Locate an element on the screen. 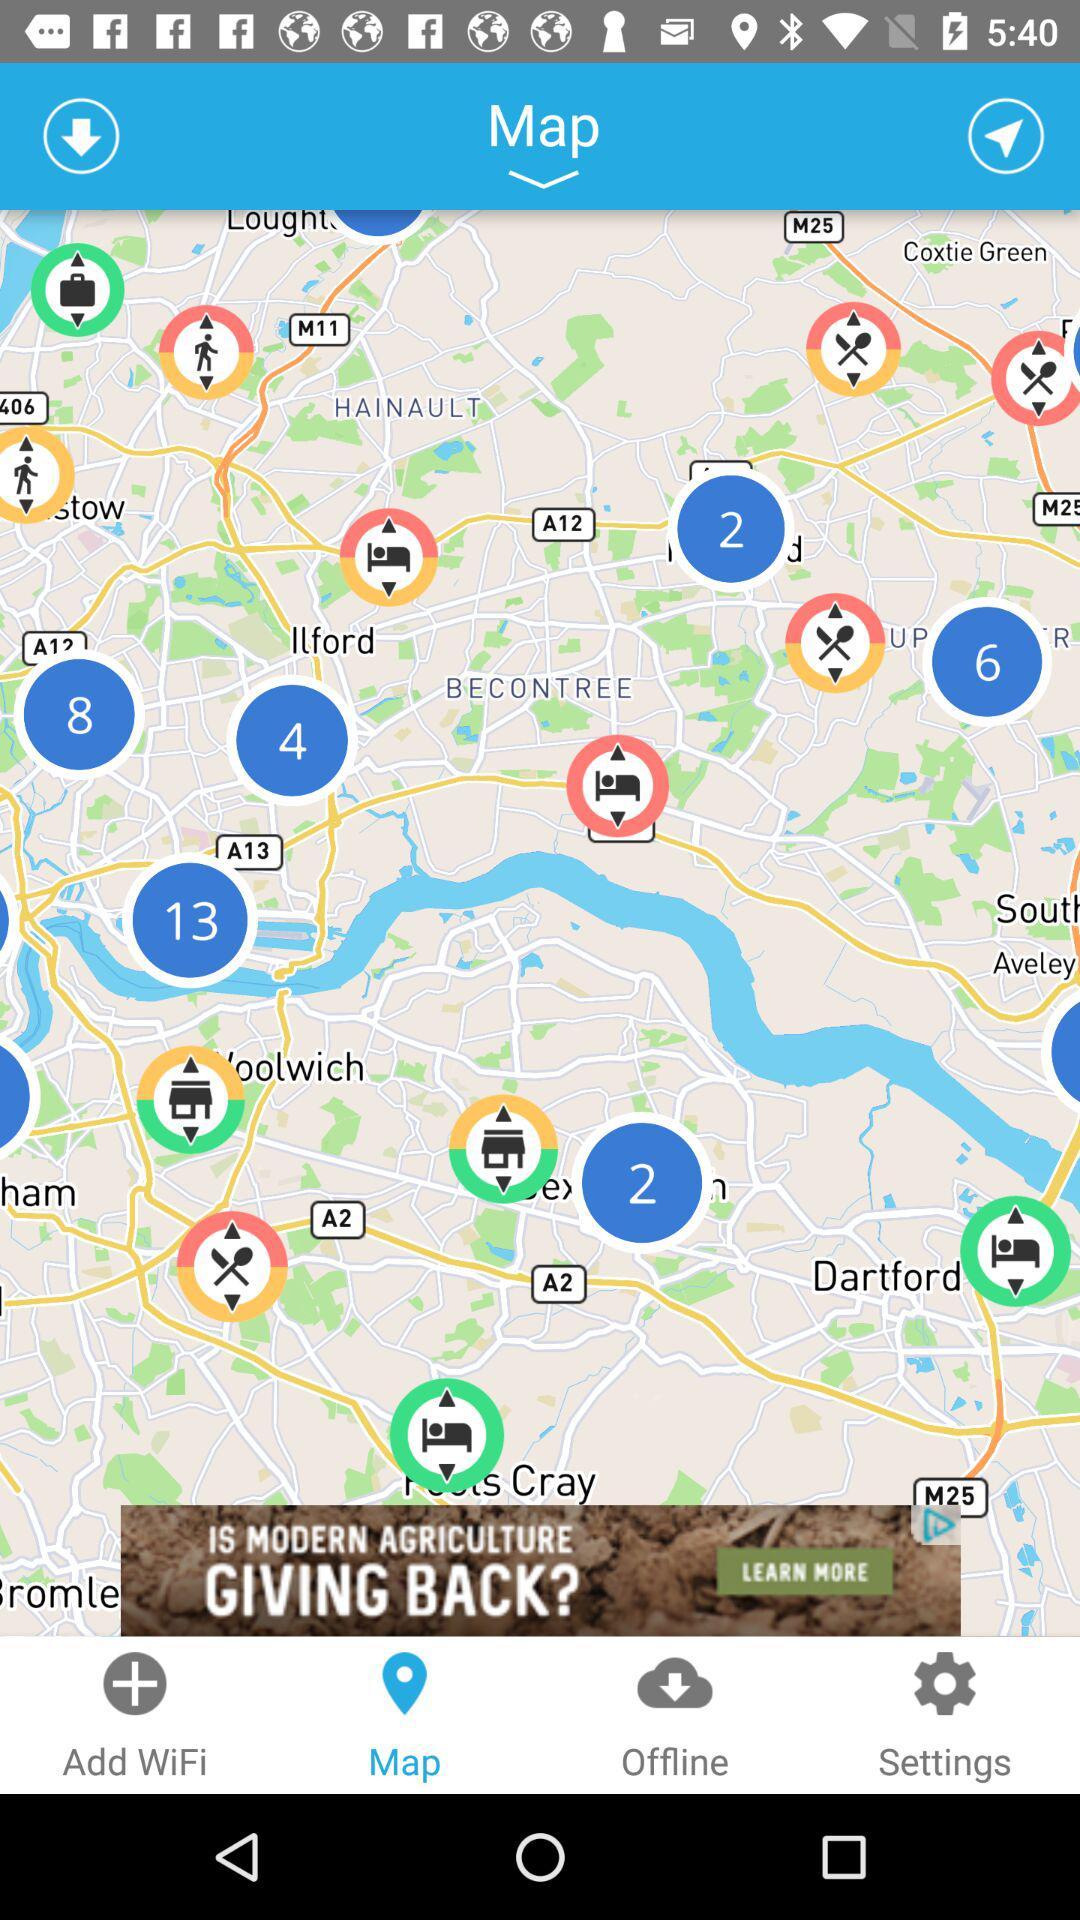  download map is located at coordinates (80, 135).